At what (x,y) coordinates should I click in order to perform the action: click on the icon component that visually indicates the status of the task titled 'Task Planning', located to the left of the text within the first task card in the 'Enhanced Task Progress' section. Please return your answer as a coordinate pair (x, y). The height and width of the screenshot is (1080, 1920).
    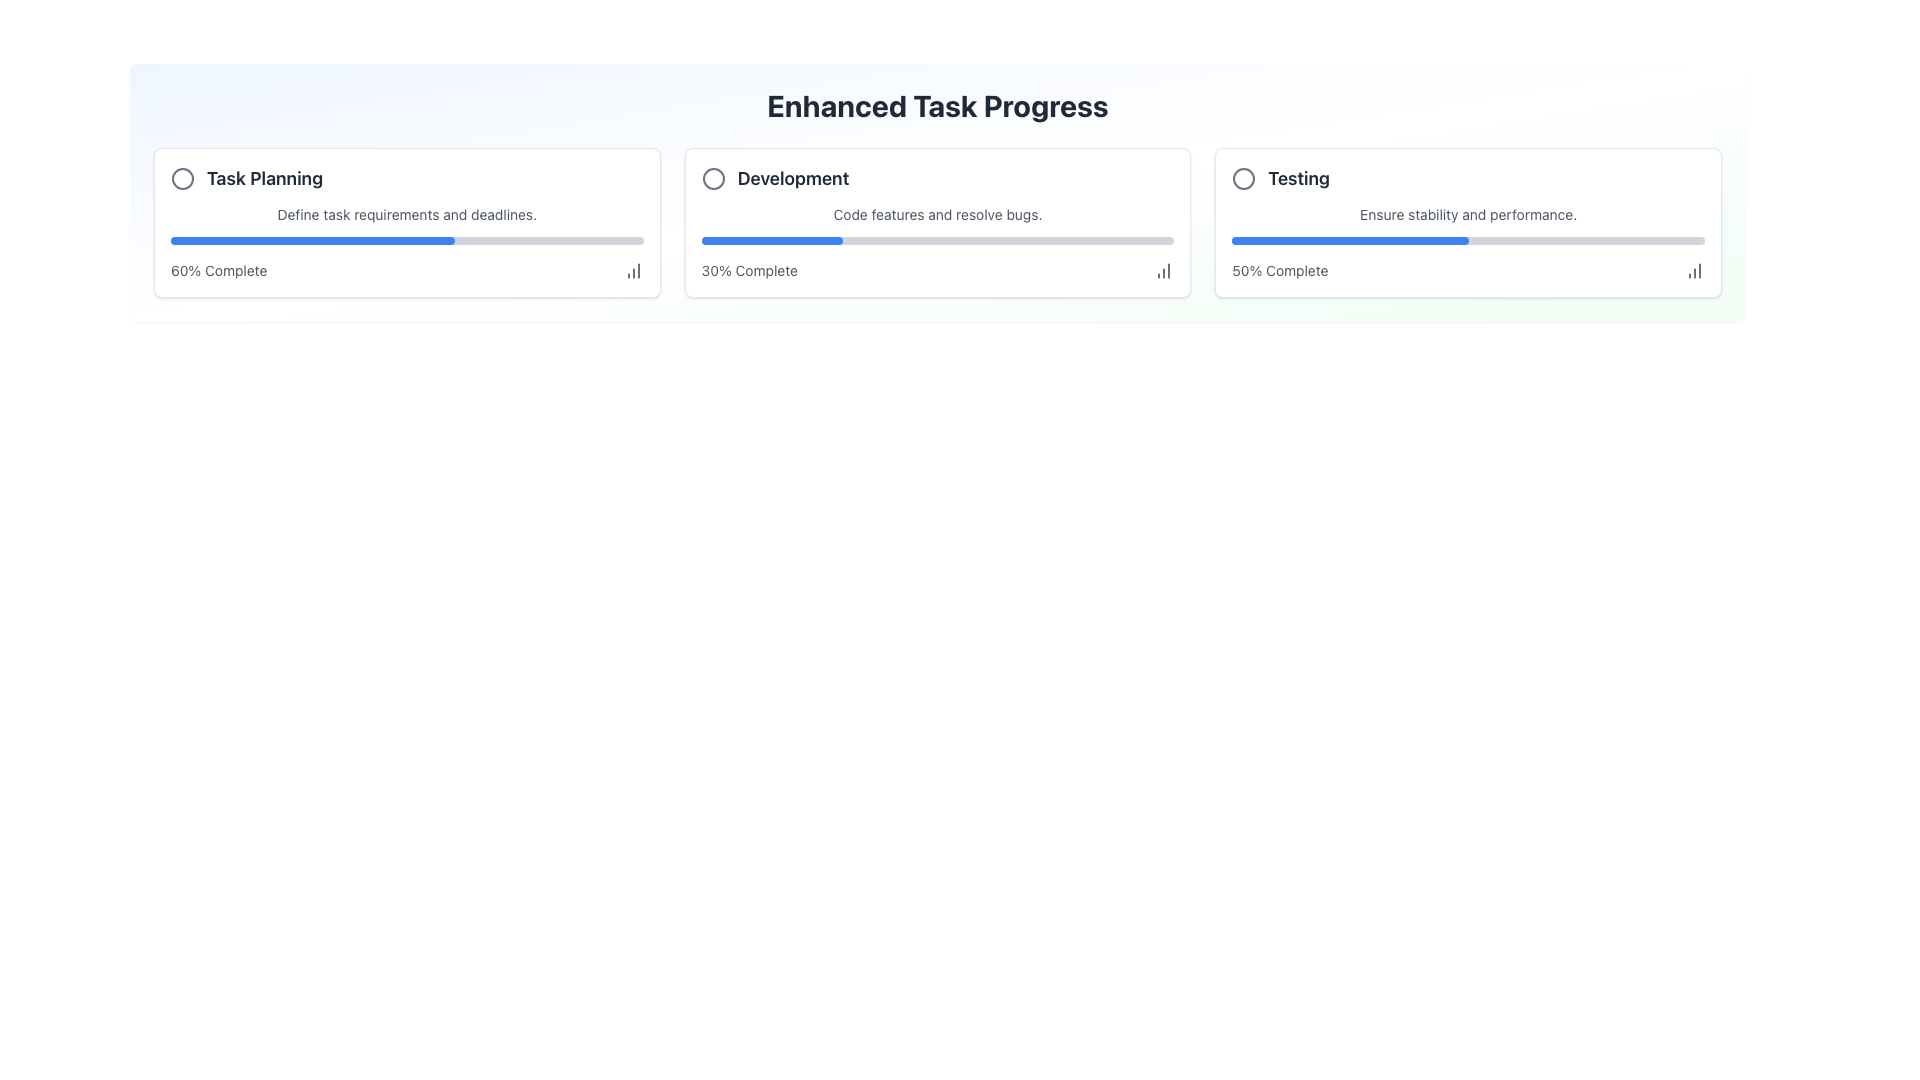
    Looking at the image, I should click on (182, 177).